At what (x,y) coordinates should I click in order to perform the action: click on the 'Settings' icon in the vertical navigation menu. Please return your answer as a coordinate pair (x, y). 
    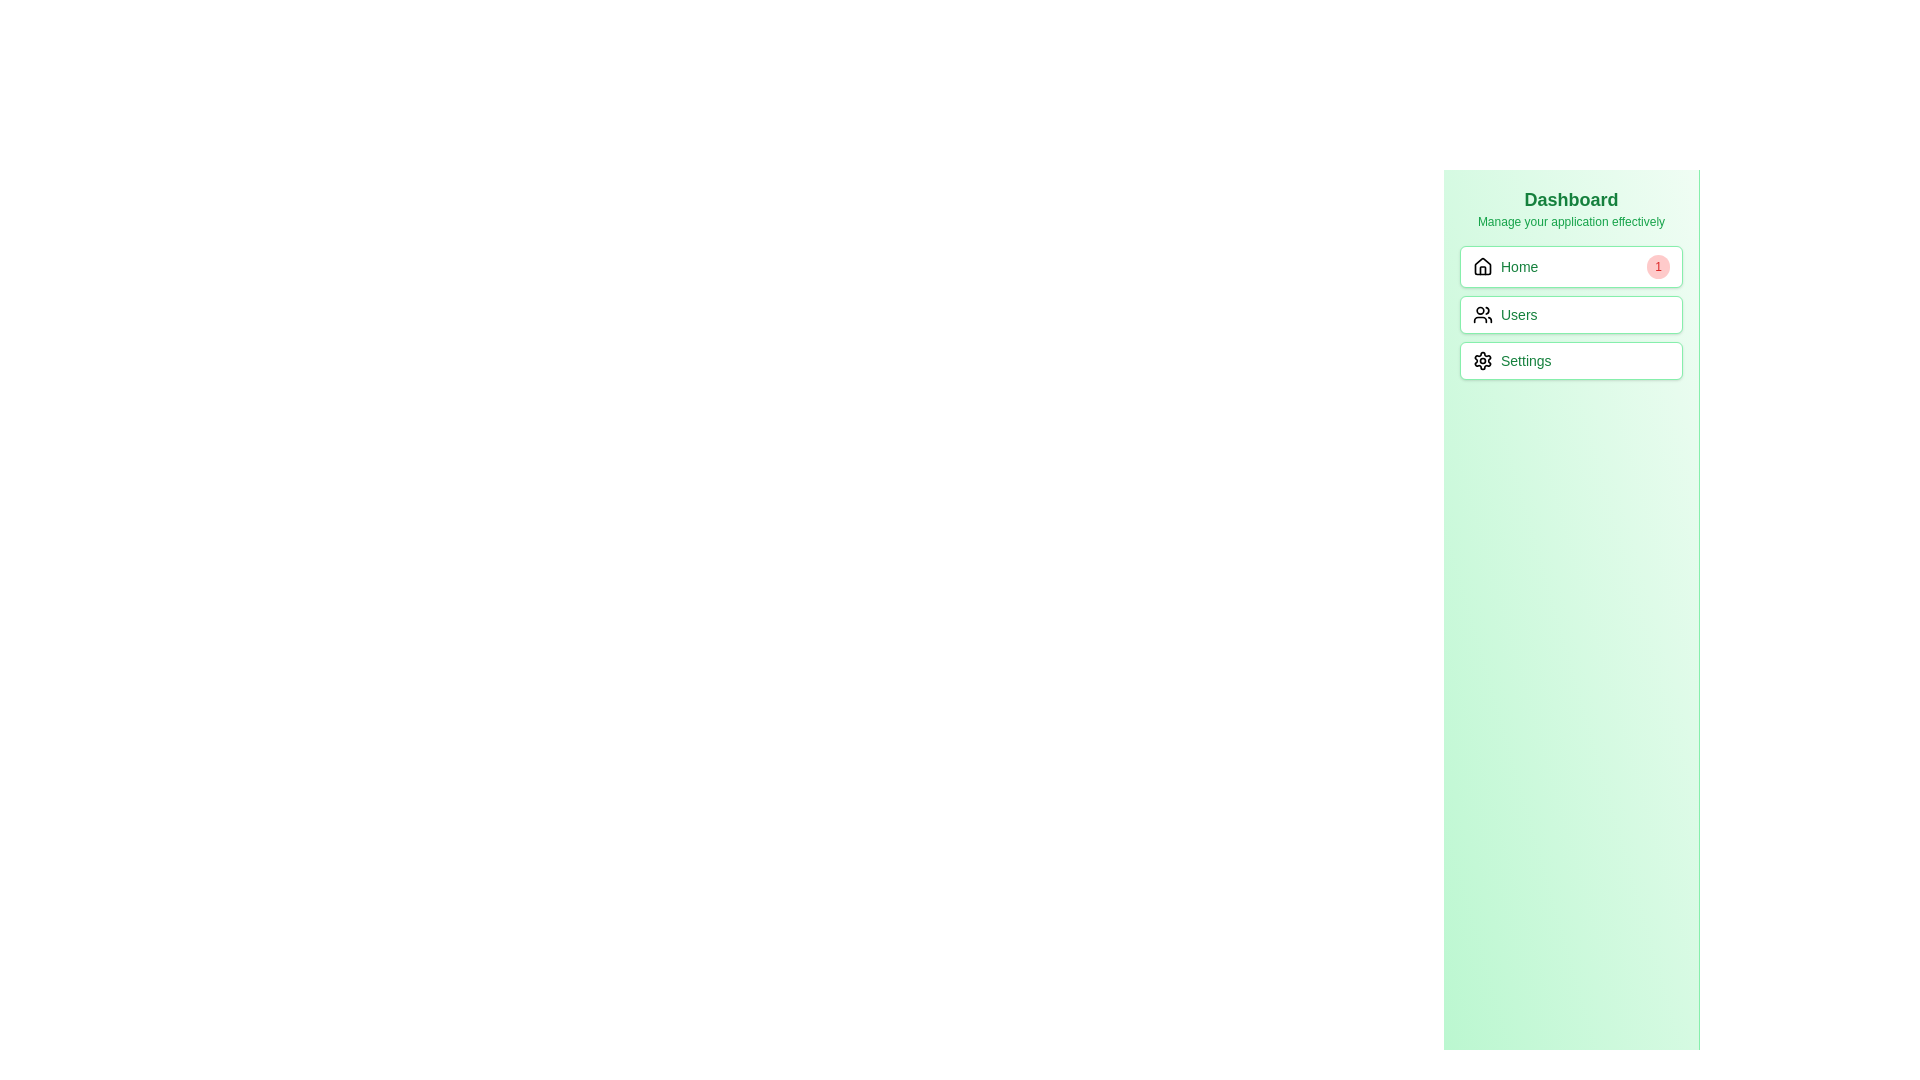
    Looking at the image, I should click on (1483, 361).